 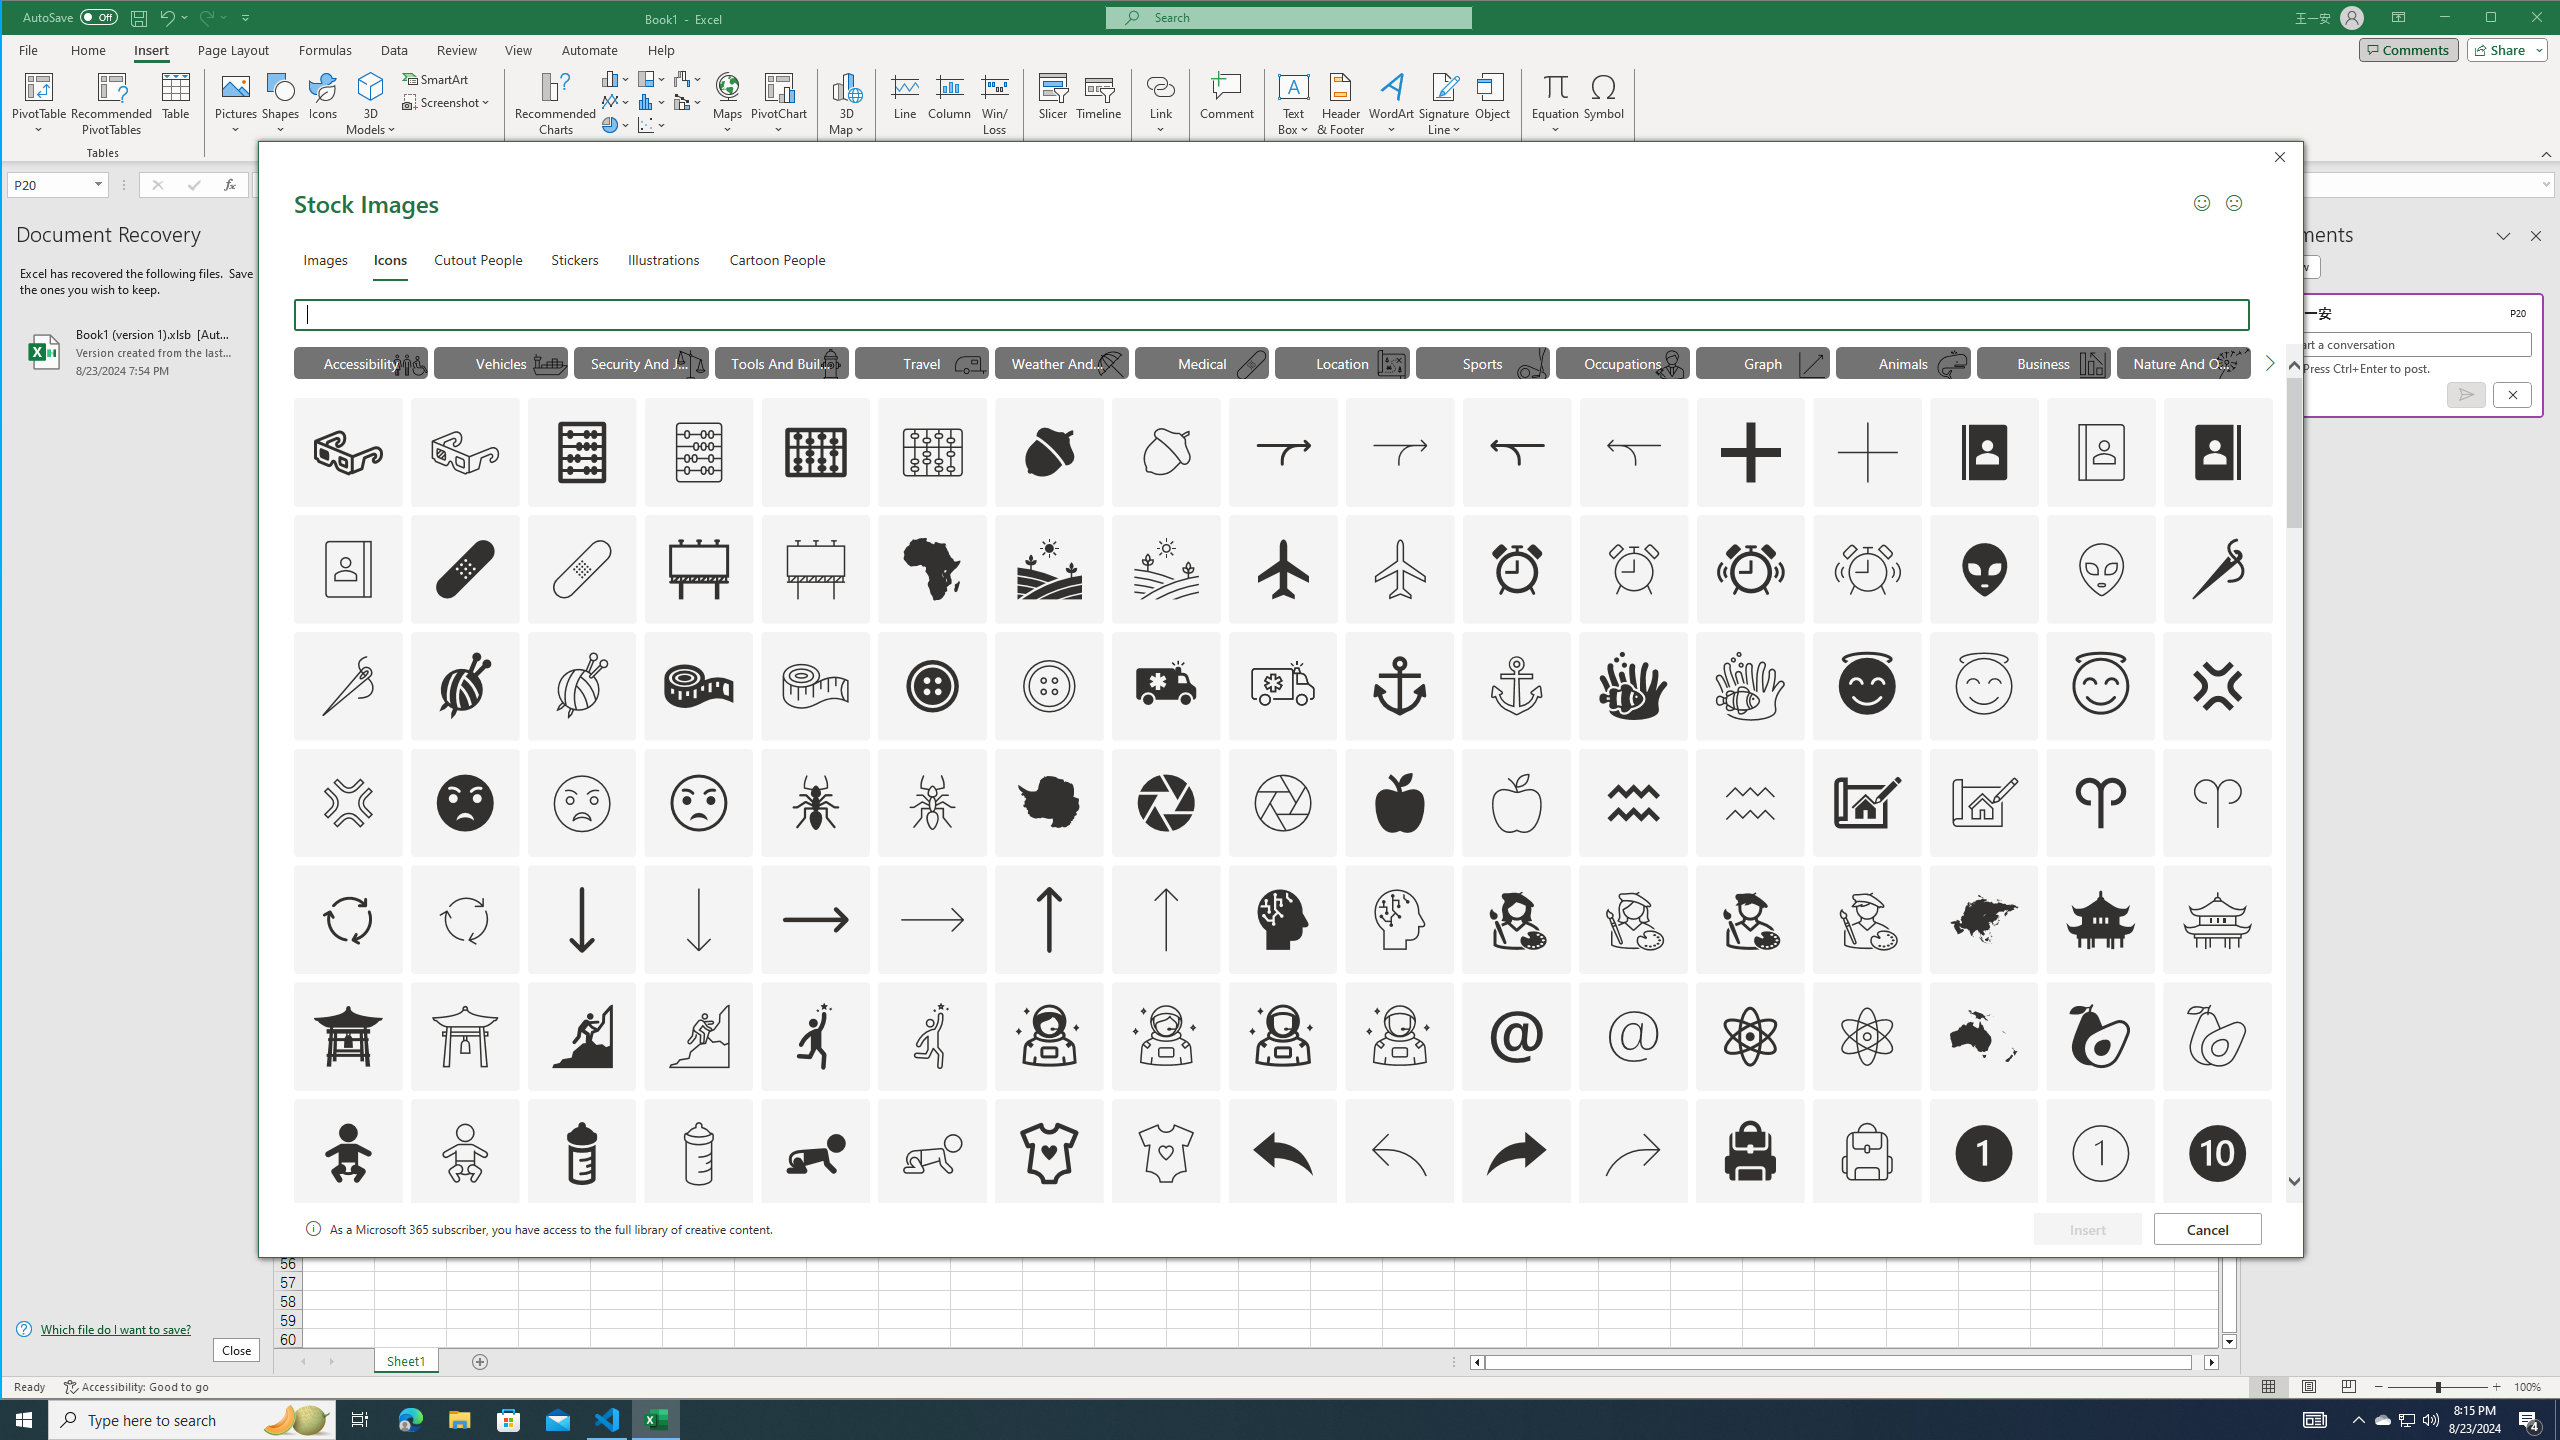 What do you see at coordinates (1984, 1269) in the screenshot?
I see `'AutomationID: Icons_Badge8_M'` at bounding box center [1984, 1269].